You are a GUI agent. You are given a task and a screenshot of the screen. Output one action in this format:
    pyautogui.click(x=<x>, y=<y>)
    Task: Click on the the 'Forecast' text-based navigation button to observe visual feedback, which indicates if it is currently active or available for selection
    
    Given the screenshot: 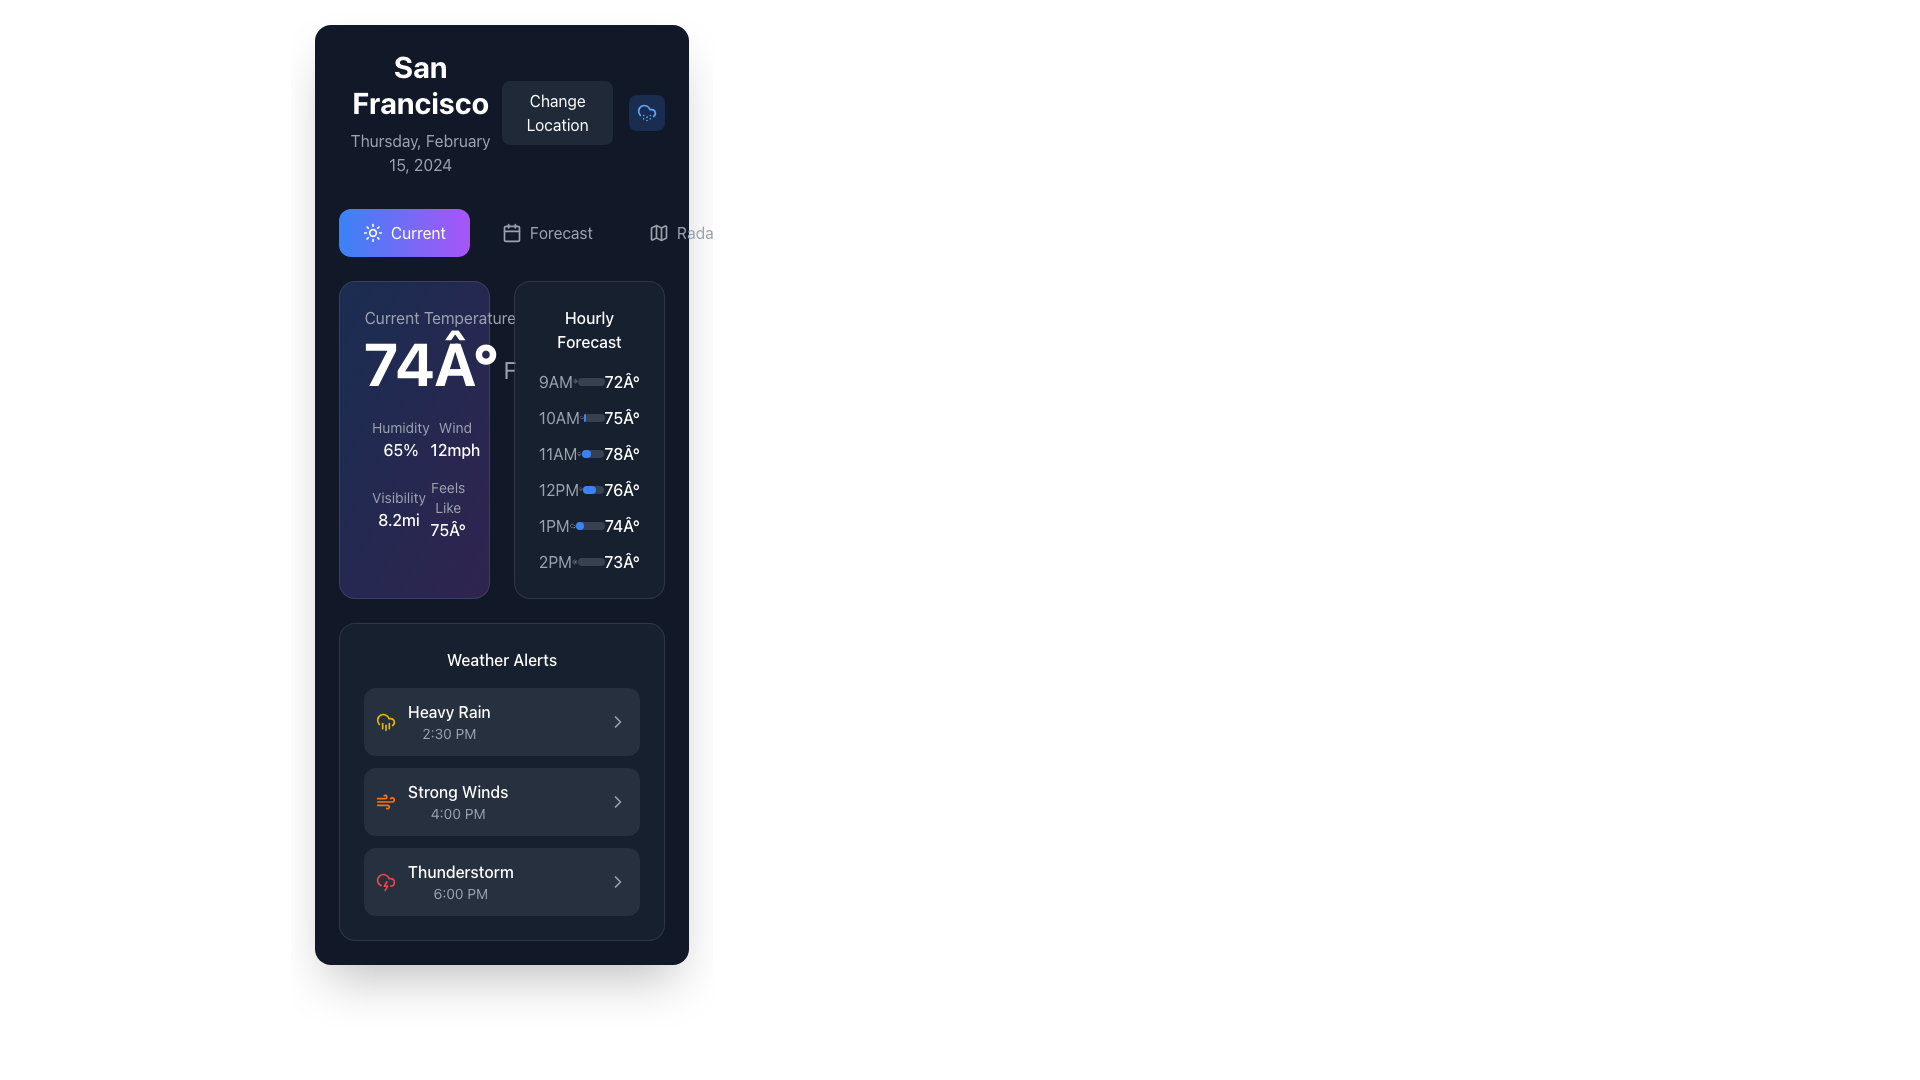 What is the action you would take?
    pyautogui.click(x=560, y=231)
    